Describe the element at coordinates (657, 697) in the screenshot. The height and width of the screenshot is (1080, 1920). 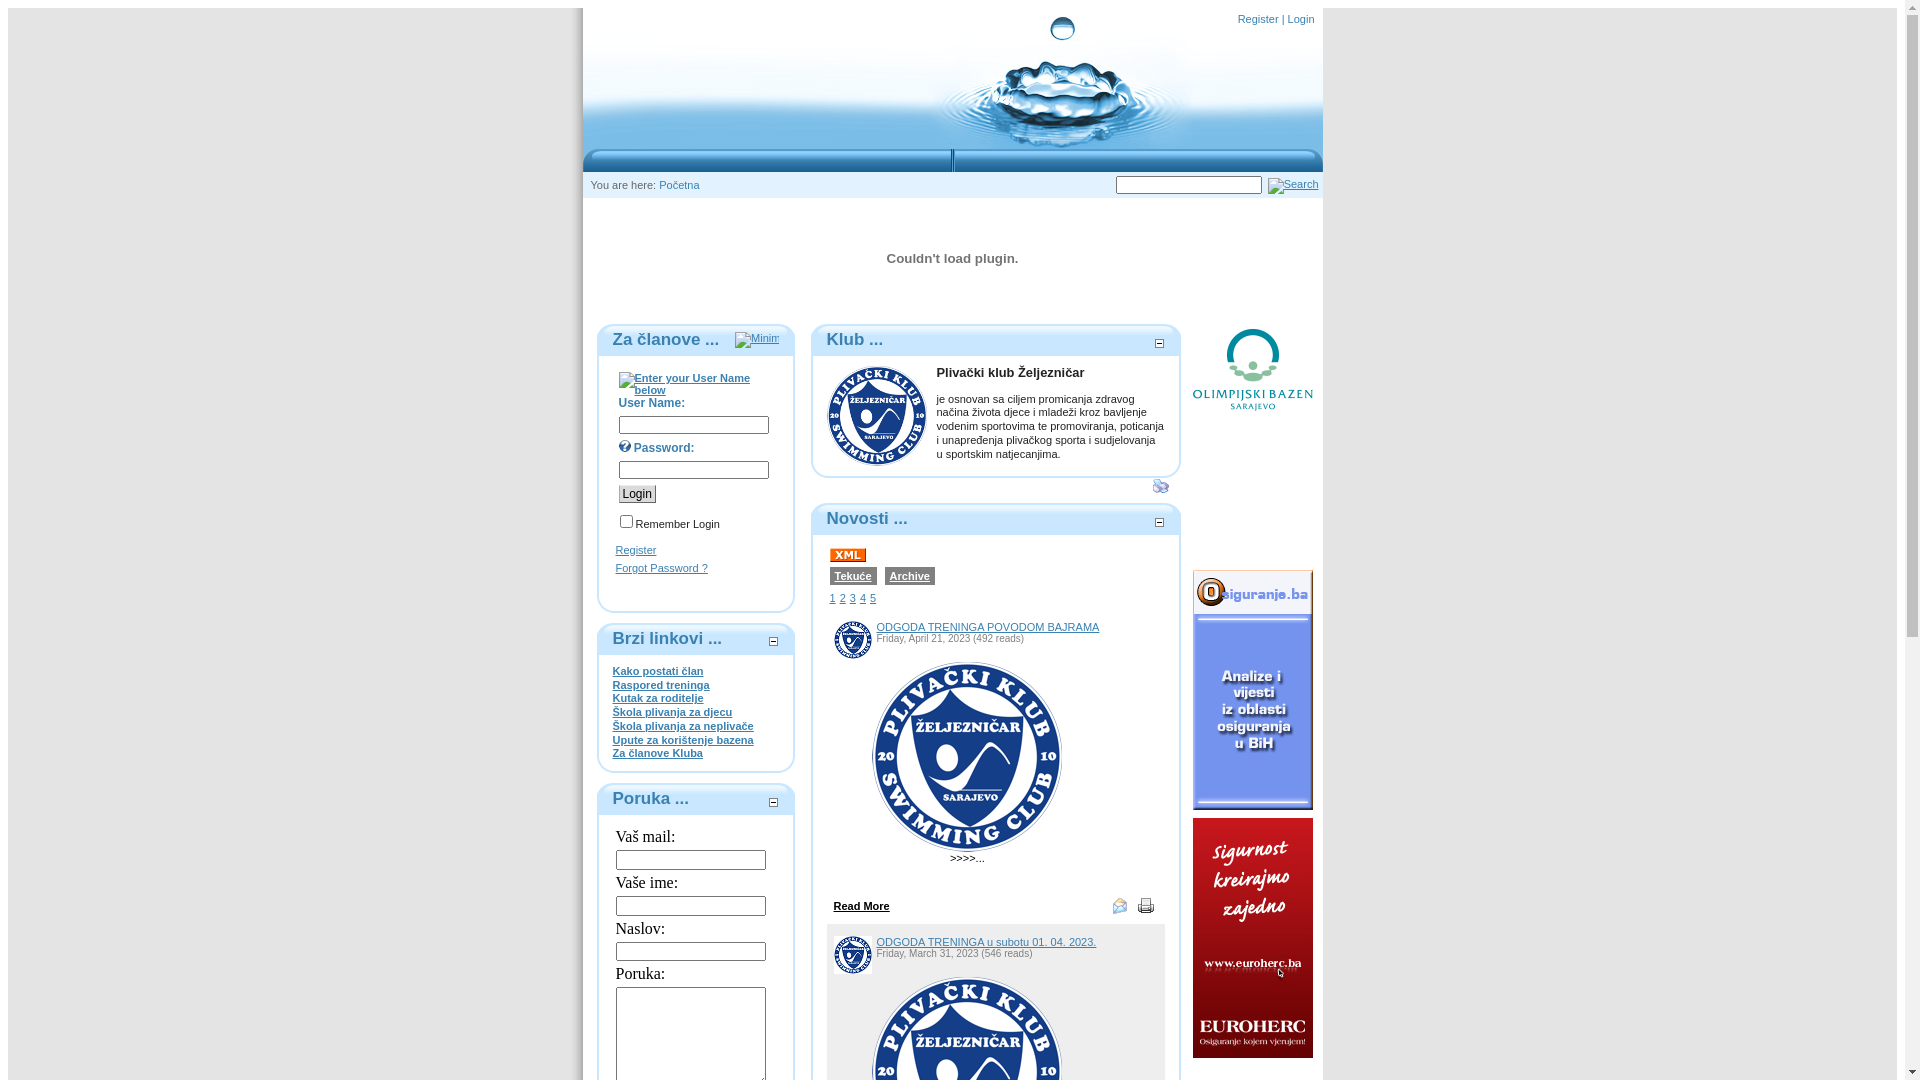
I see `'Kutak za roditelje'` at that location.